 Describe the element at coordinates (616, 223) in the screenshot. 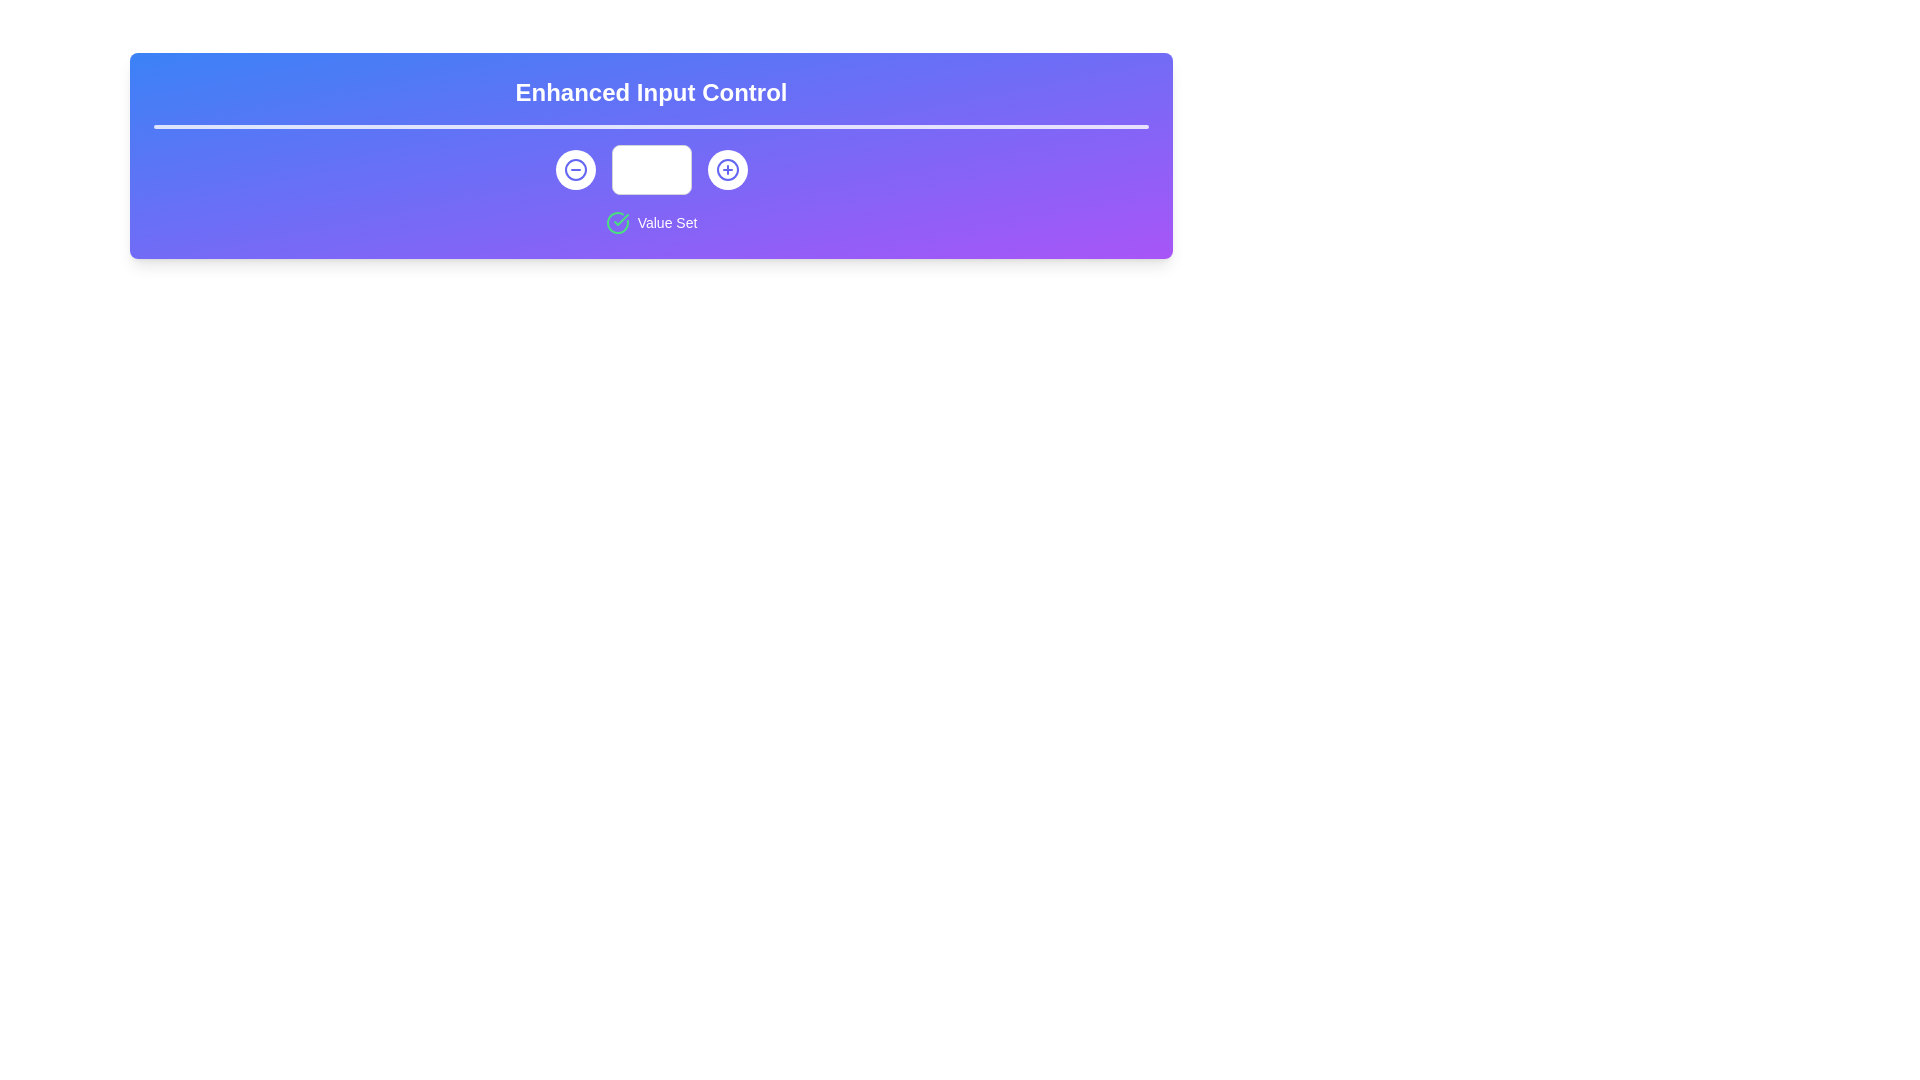

I see `the affirmative status icon located just below the text input field, aligned to the left of the 'Value Set' label` at that location.